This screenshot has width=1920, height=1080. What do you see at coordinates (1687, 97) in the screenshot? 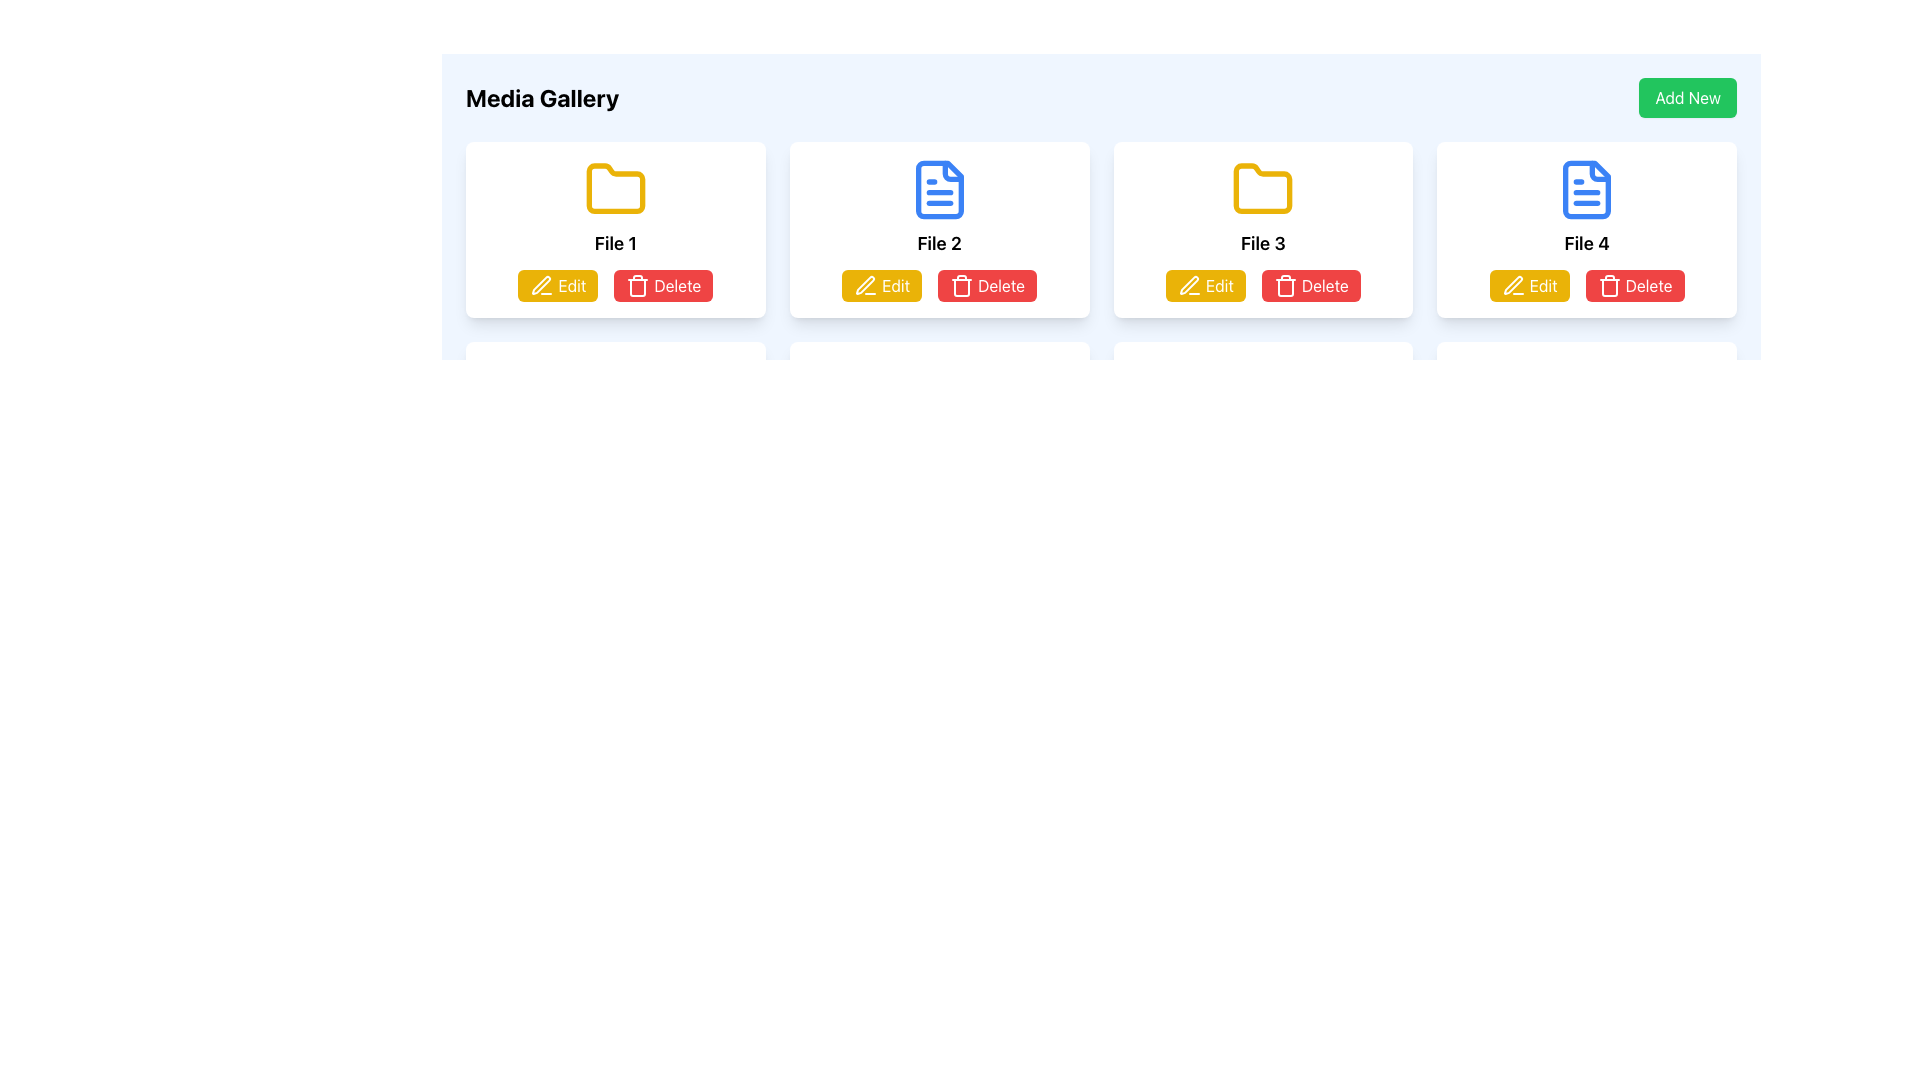
I see `the rectangular green button labeled 'Add New' located at the top-right corner of the interface` at bounding box center [1687, 97].